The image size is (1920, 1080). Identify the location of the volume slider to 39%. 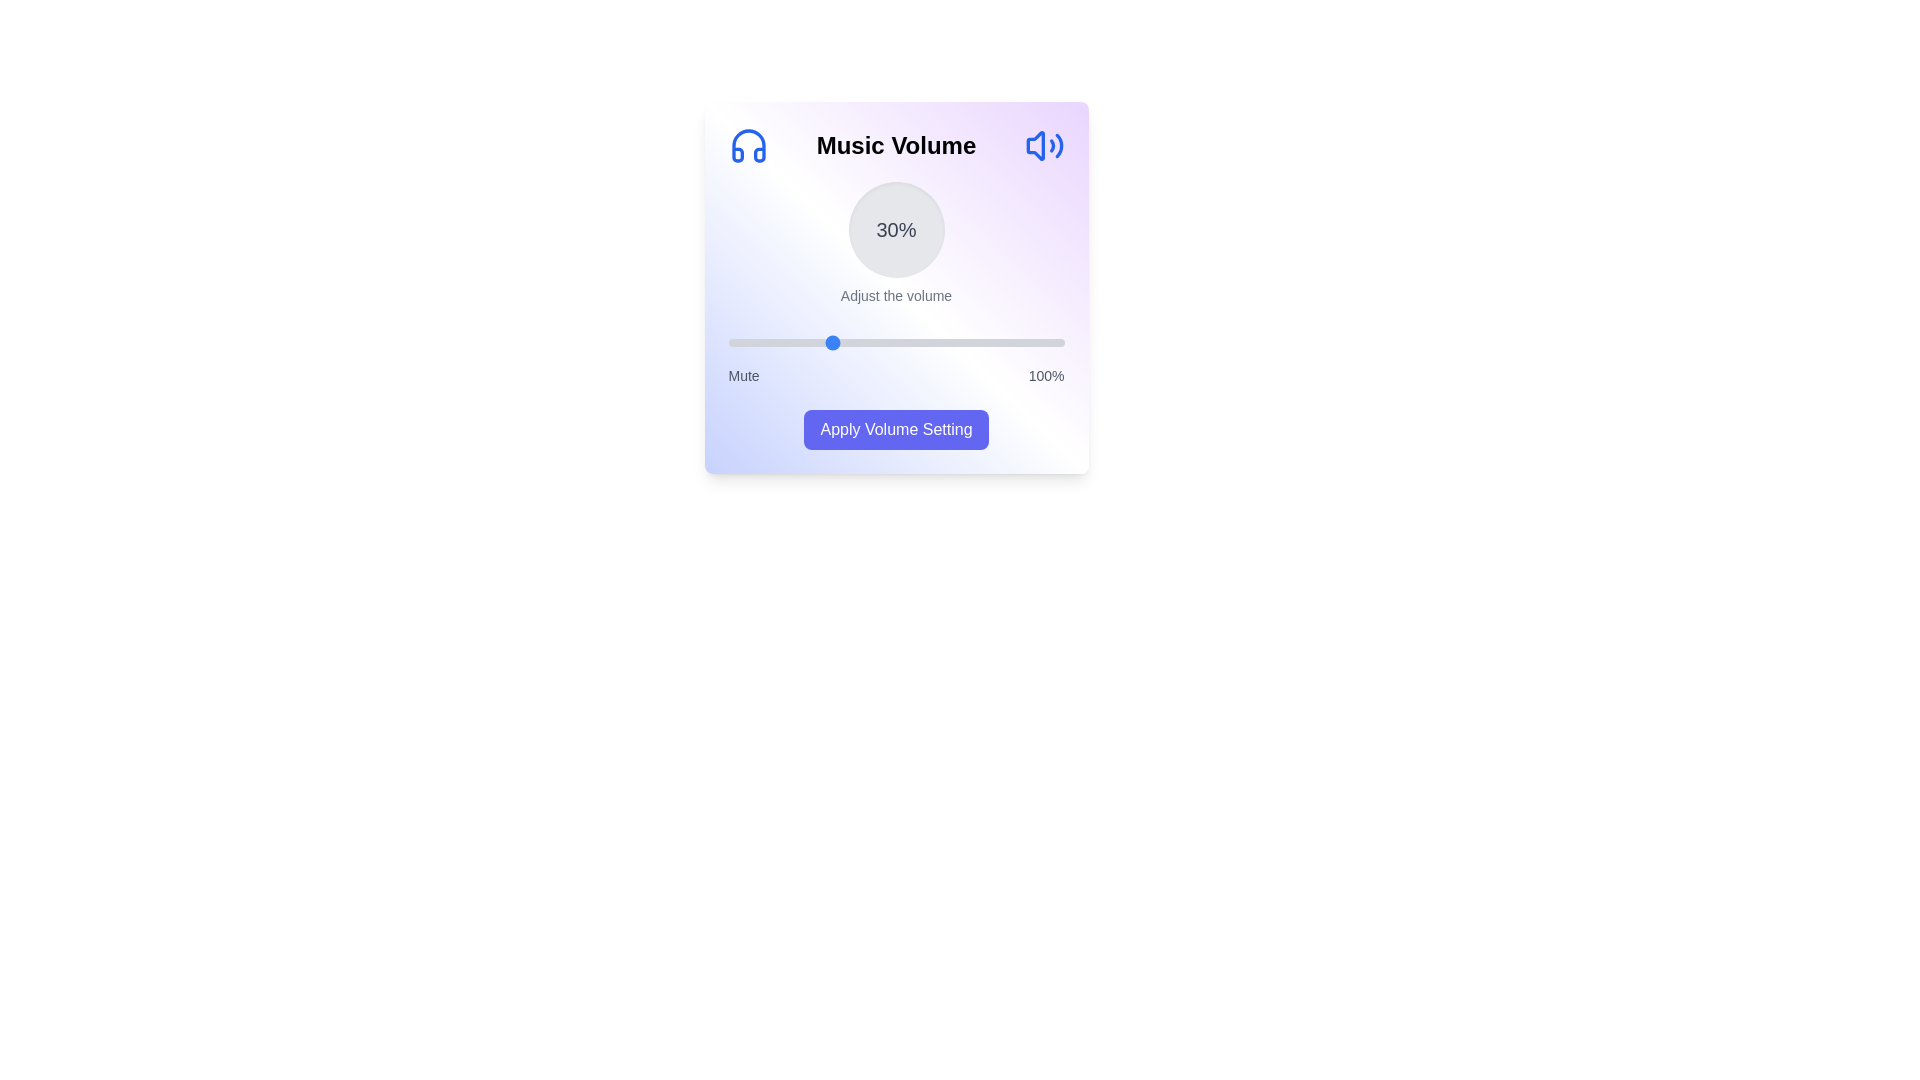
(859, 342).